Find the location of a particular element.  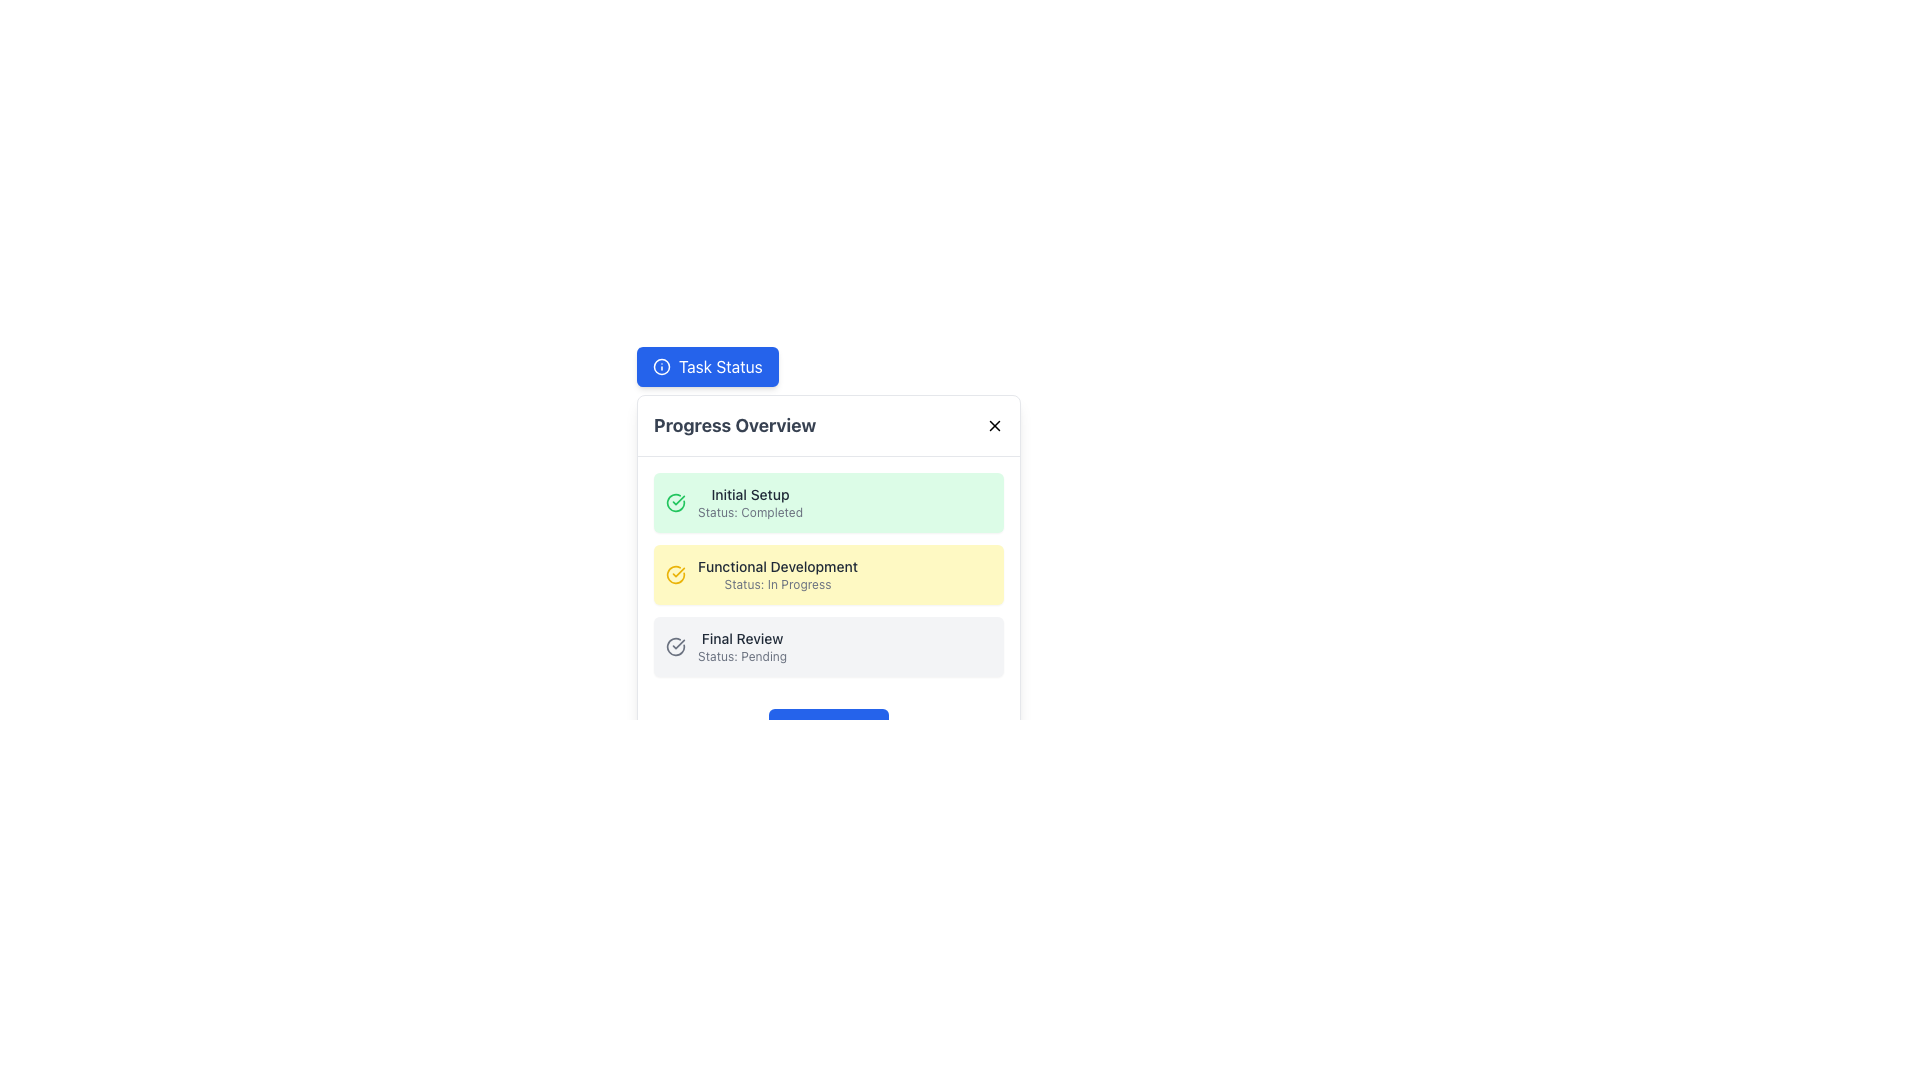

the 'completed' or 'verified' status icon for the 'Final Review' phase located in the third section of the 'Progress Overview' modal is located at coordinates (676, 647).